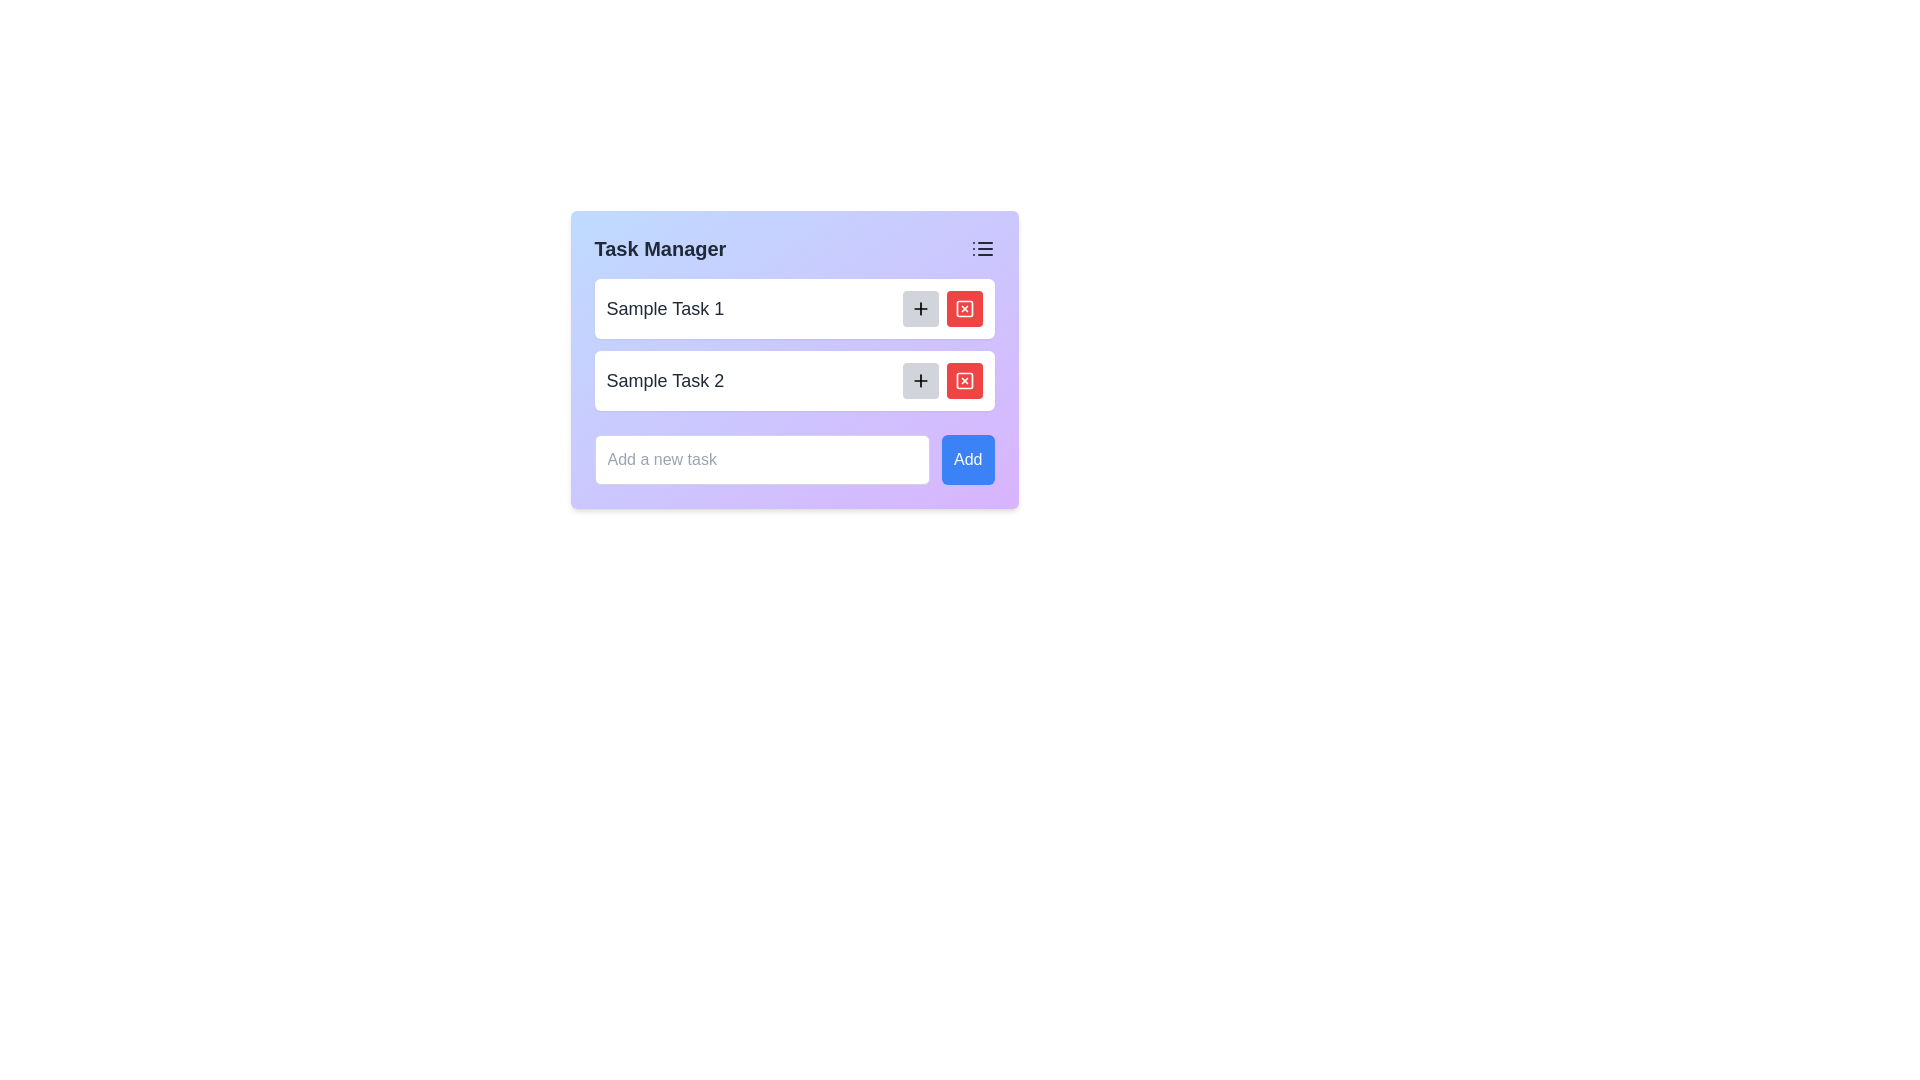  What do you see at coordinates (919, 308) in the screenshot?
I see `the plus icon within the gray rounded button, which is the first element in the list` at bounding box center [919, 308].